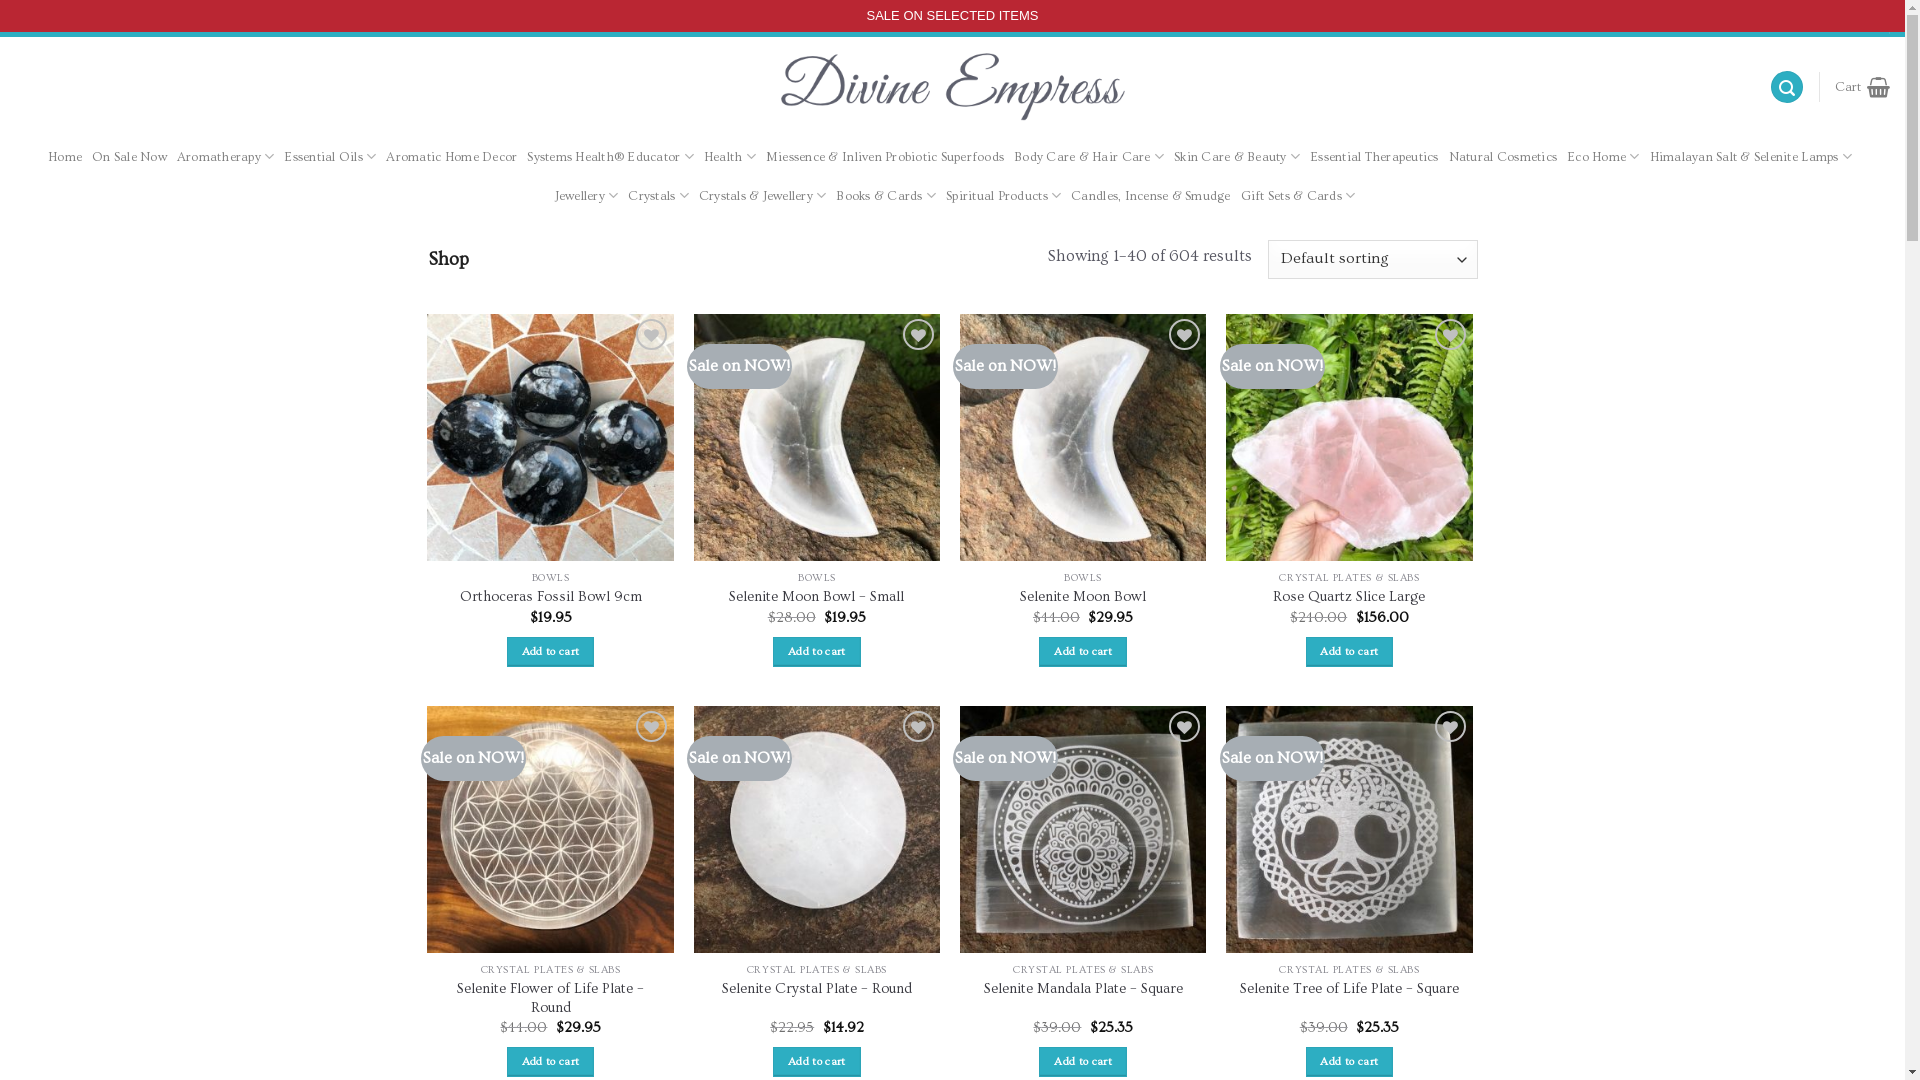 The width and height of the screenshot is (1920, 1080). I want to click on 'Natural Cosmetics', so click(1502, 156).